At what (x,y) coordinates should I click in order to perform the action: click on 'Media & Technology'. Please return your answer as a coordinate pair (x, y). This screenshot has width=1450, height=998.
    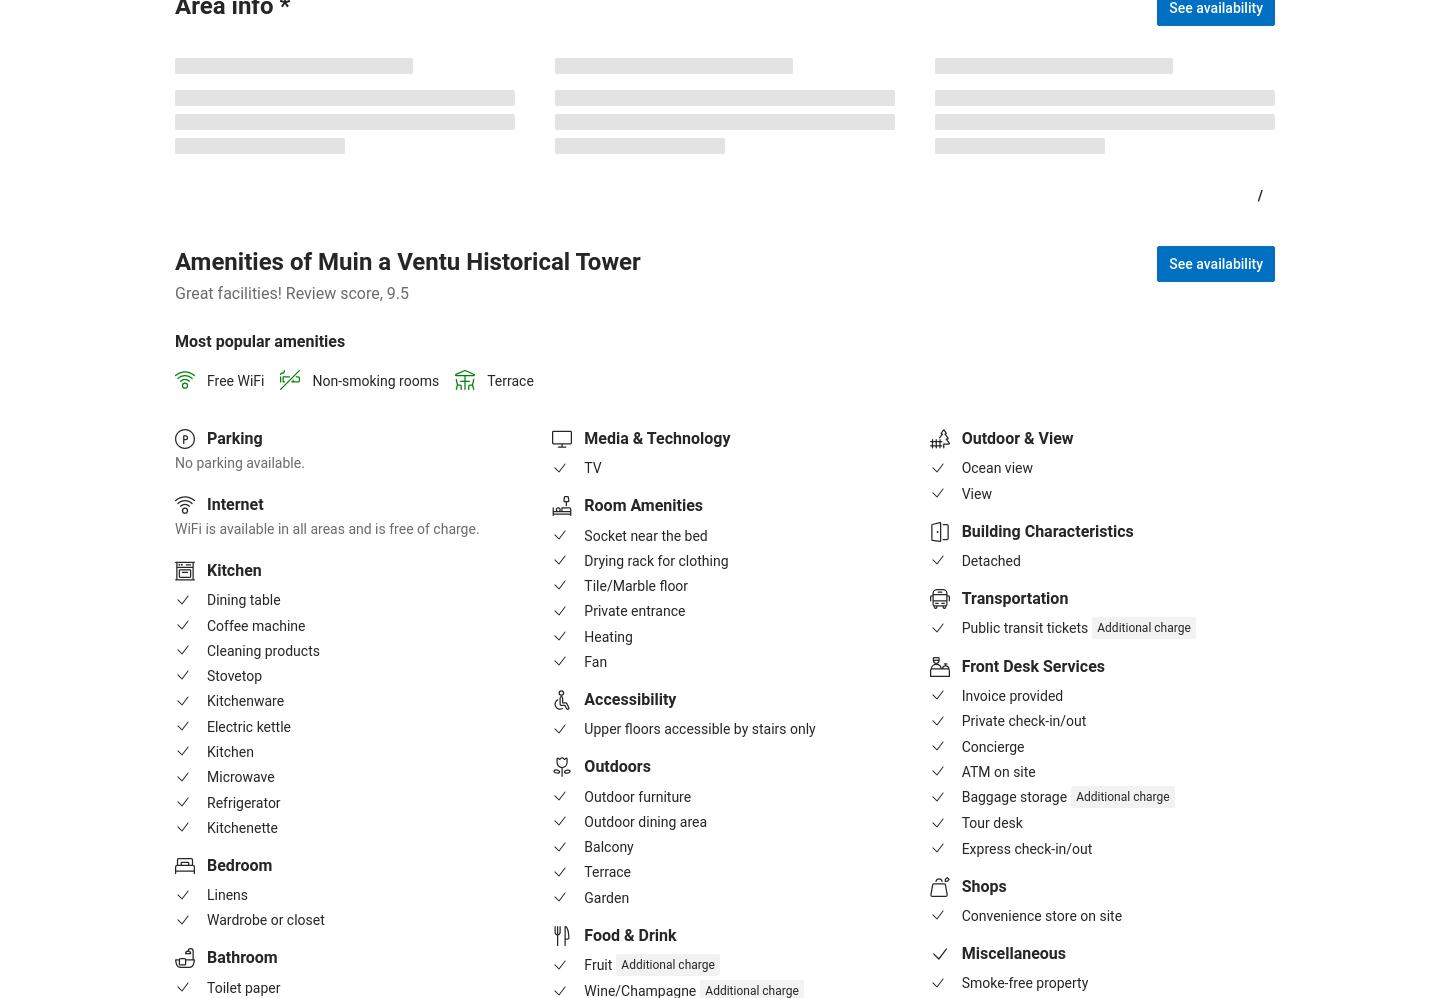
    Looking at the image, I should click on (584, 437).